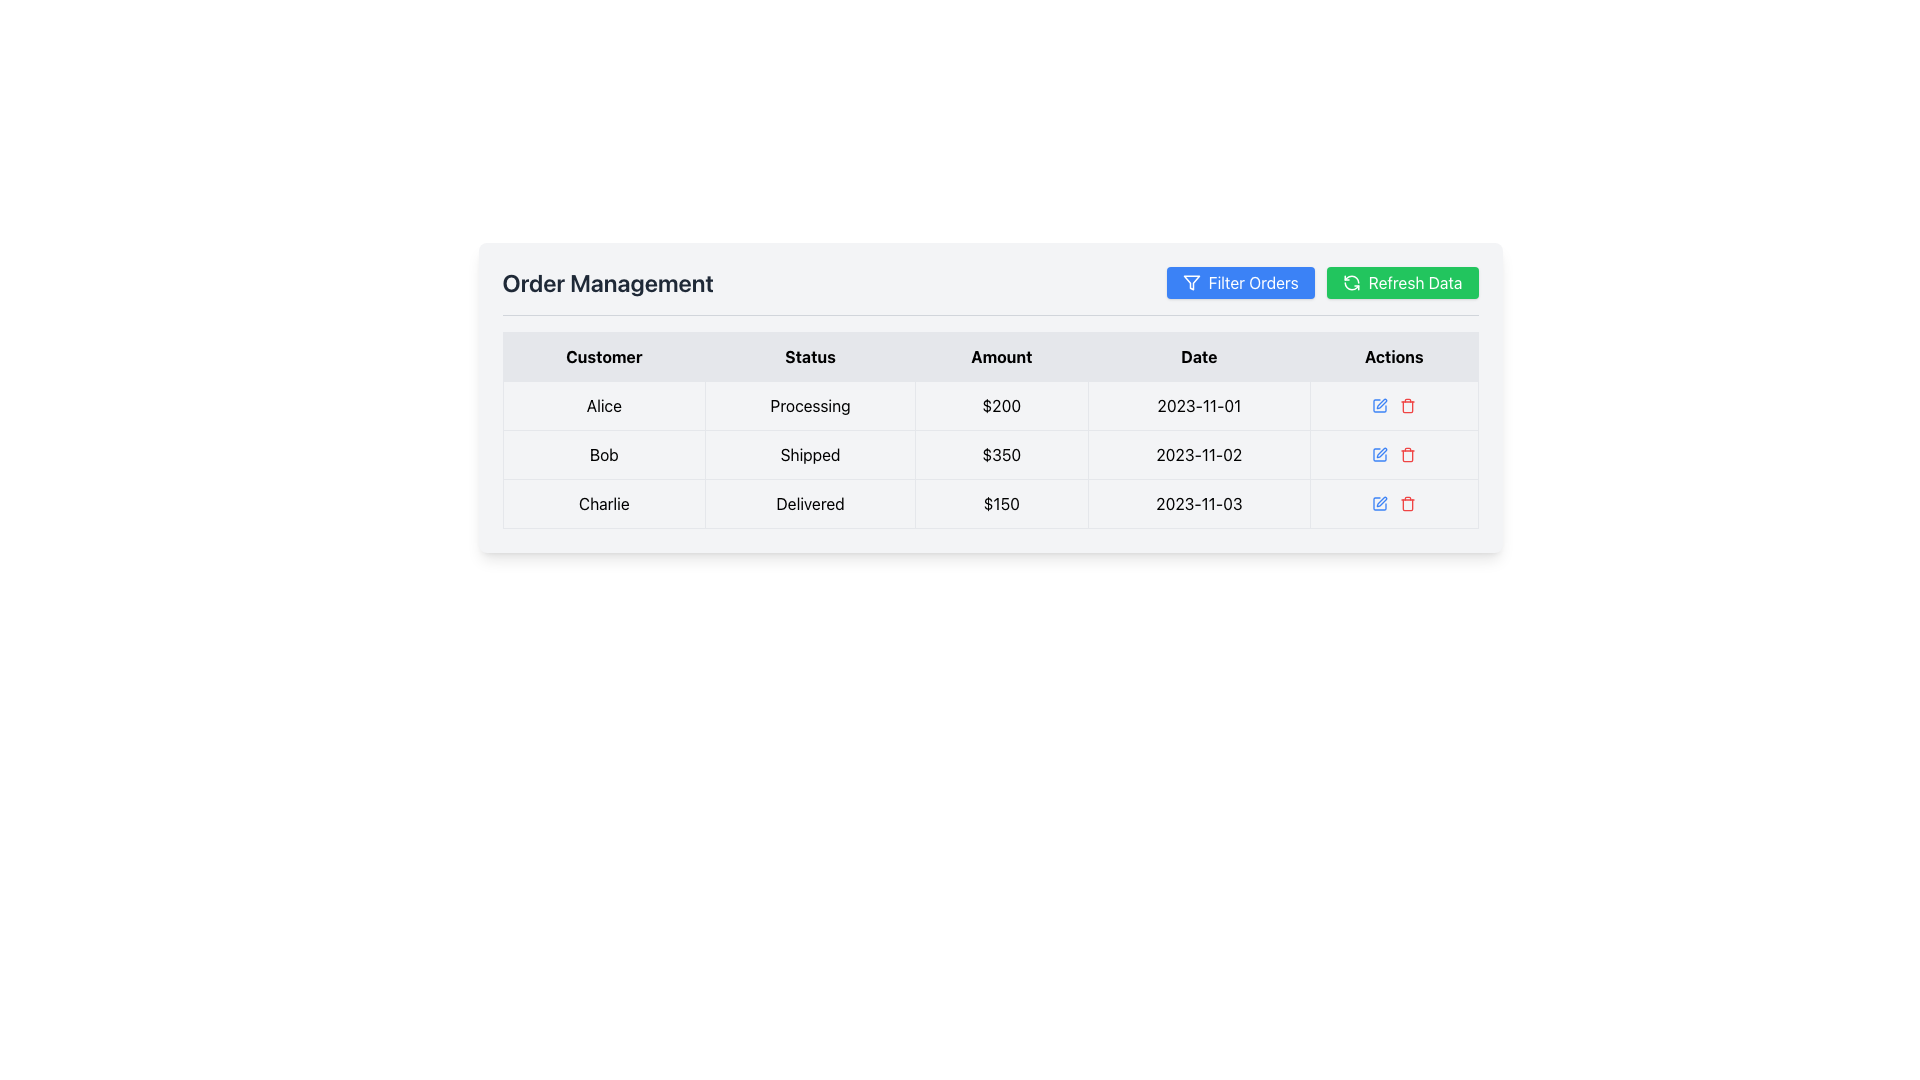 The image size is (1920, 1080). What do you see at coordinates (1379, 405) in the screenshot?
I see `the Edit Icon in the Actions column of the table associated with the user 'Bob'` at bounding box center [1379, 405].